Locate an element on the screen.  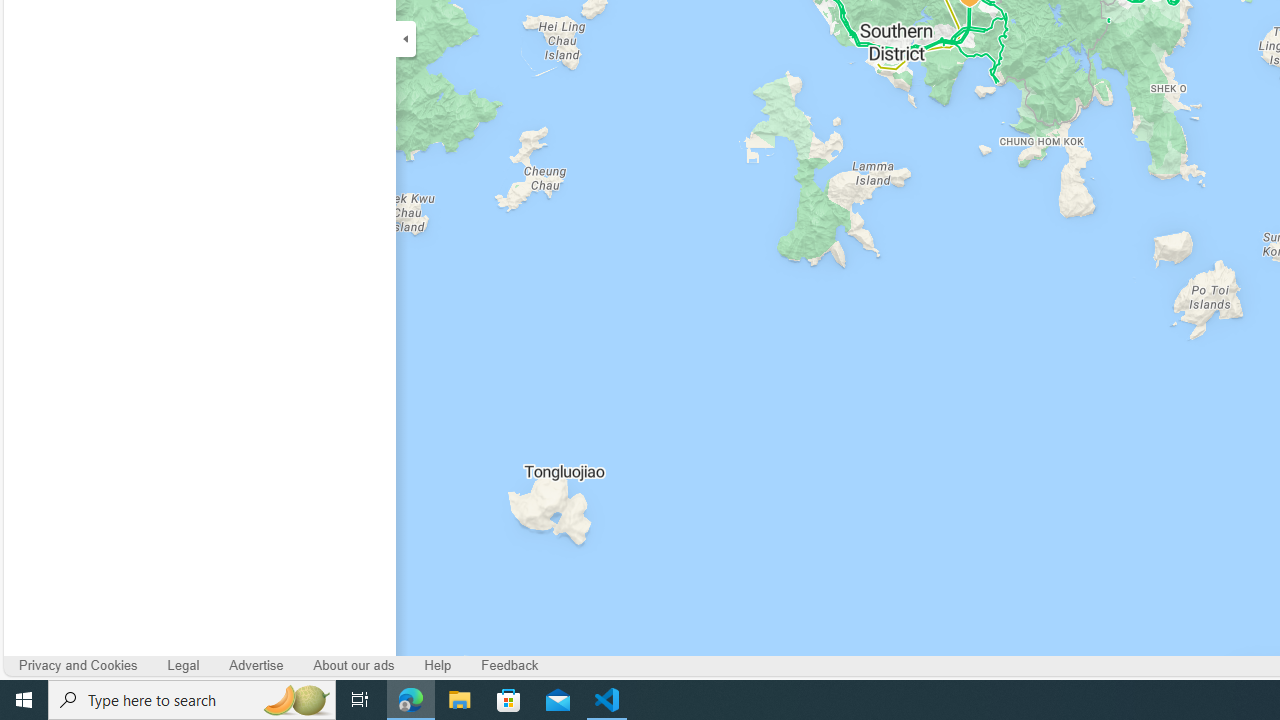
'Feedback' is located at coordinates (510, 665).